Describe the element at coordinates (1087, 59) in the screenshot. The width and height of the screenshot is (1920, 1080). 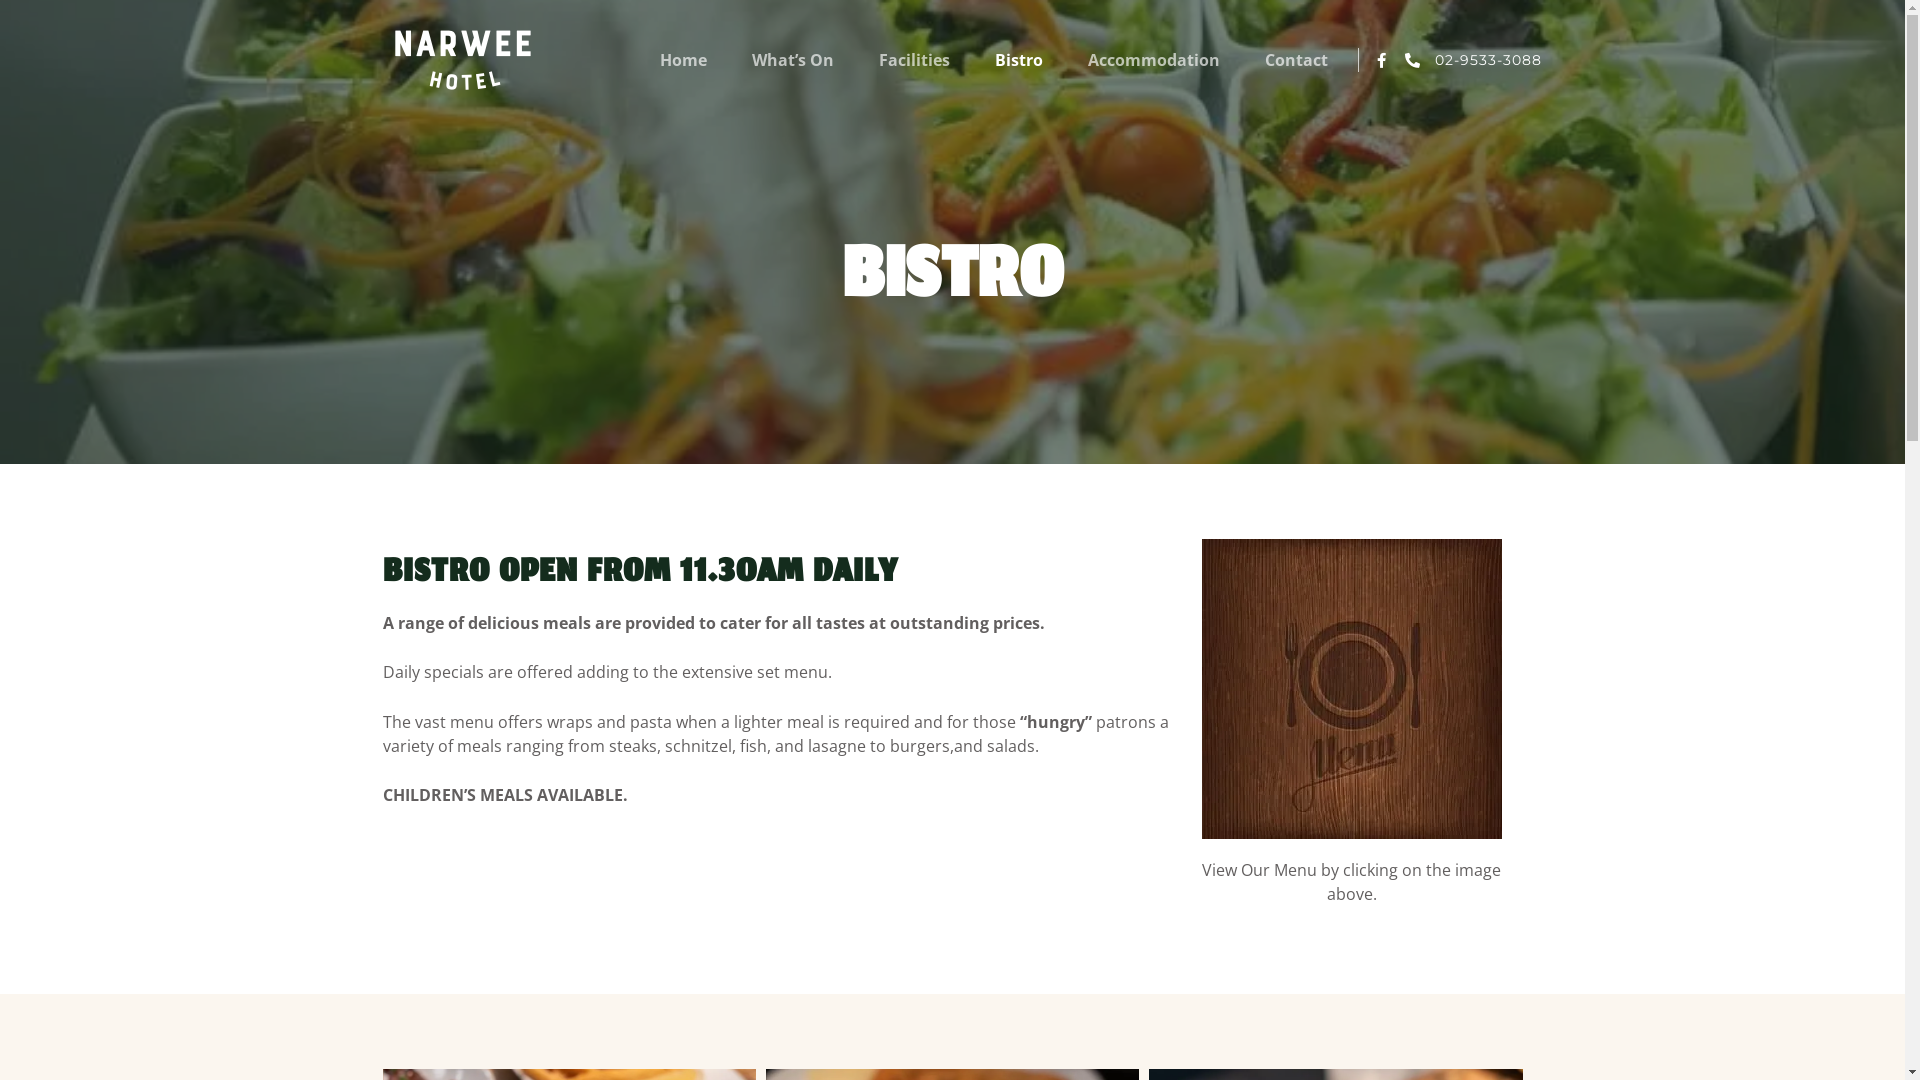
I see `'Accommodation'` at that location.